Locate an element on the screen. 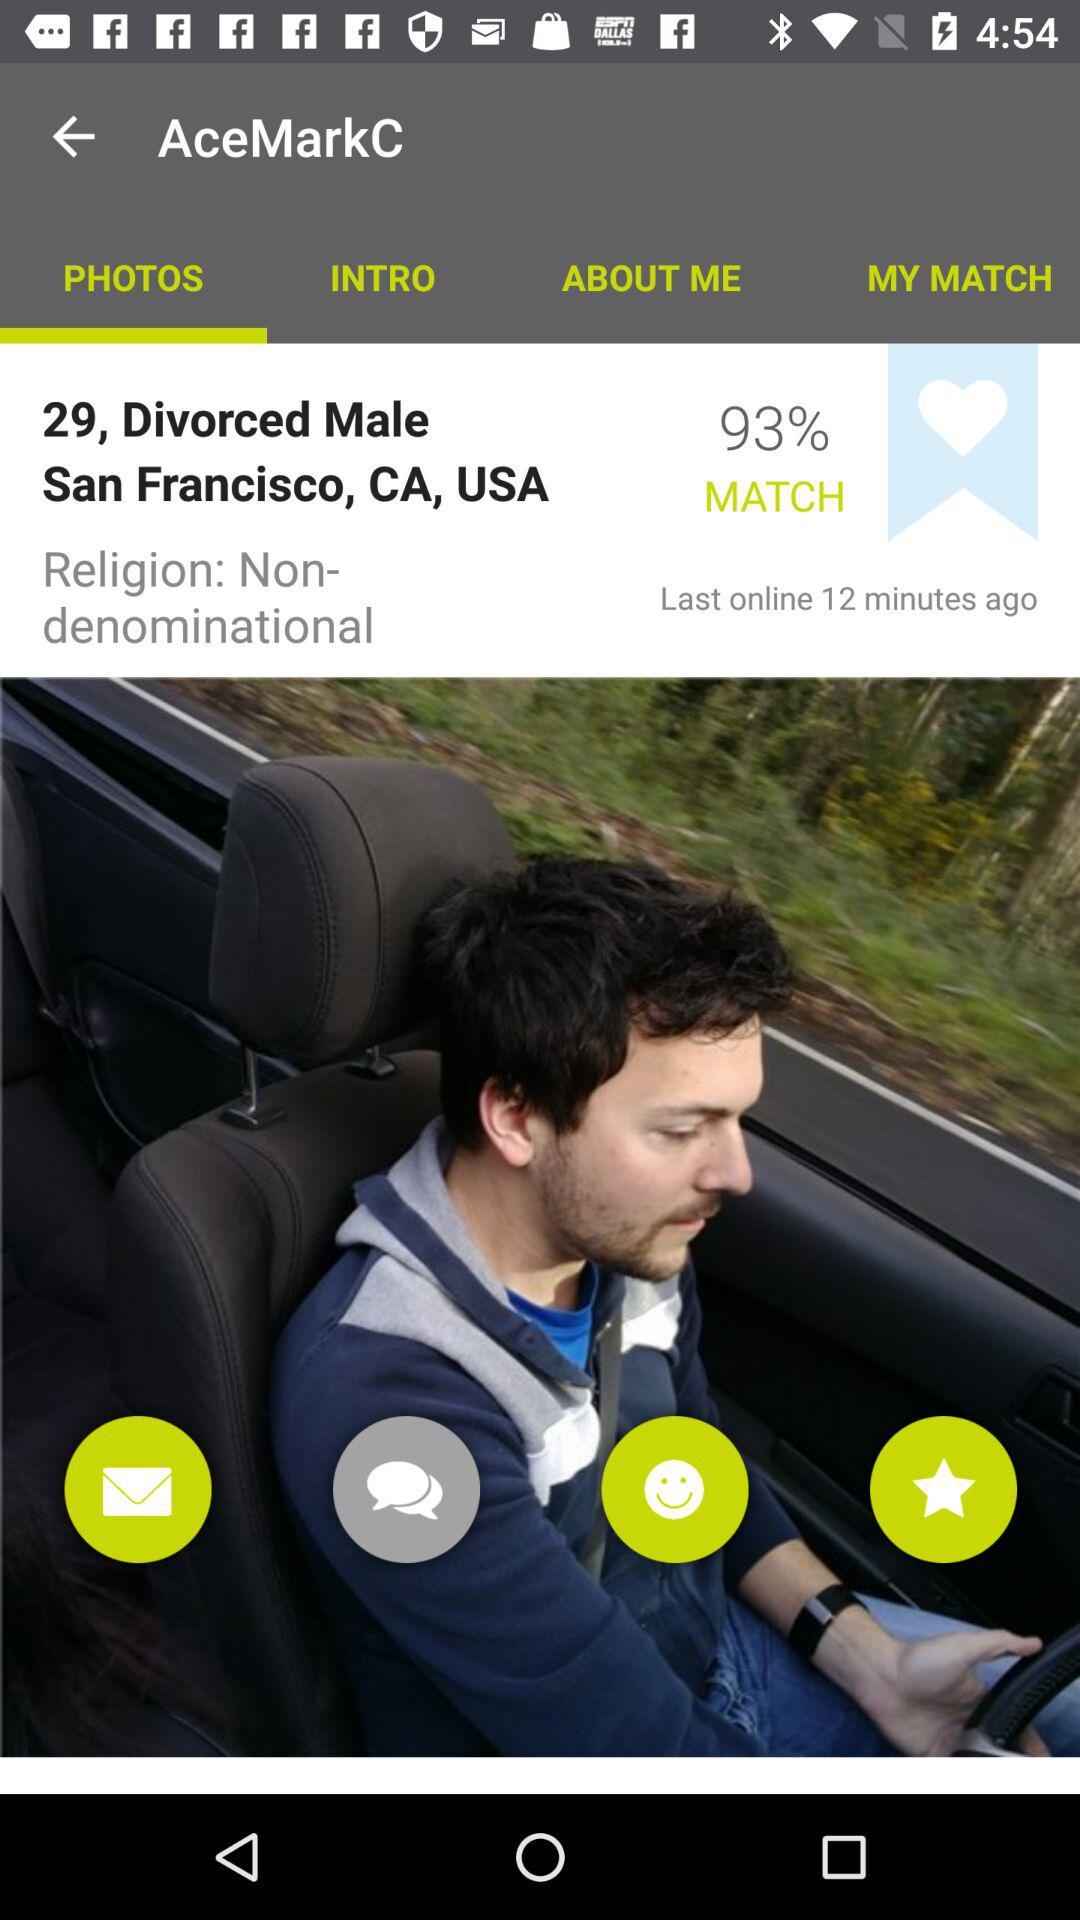 The height and width of the screenshot is (1920, 1080). icon next to match icon is located at coordinates (962, 441).